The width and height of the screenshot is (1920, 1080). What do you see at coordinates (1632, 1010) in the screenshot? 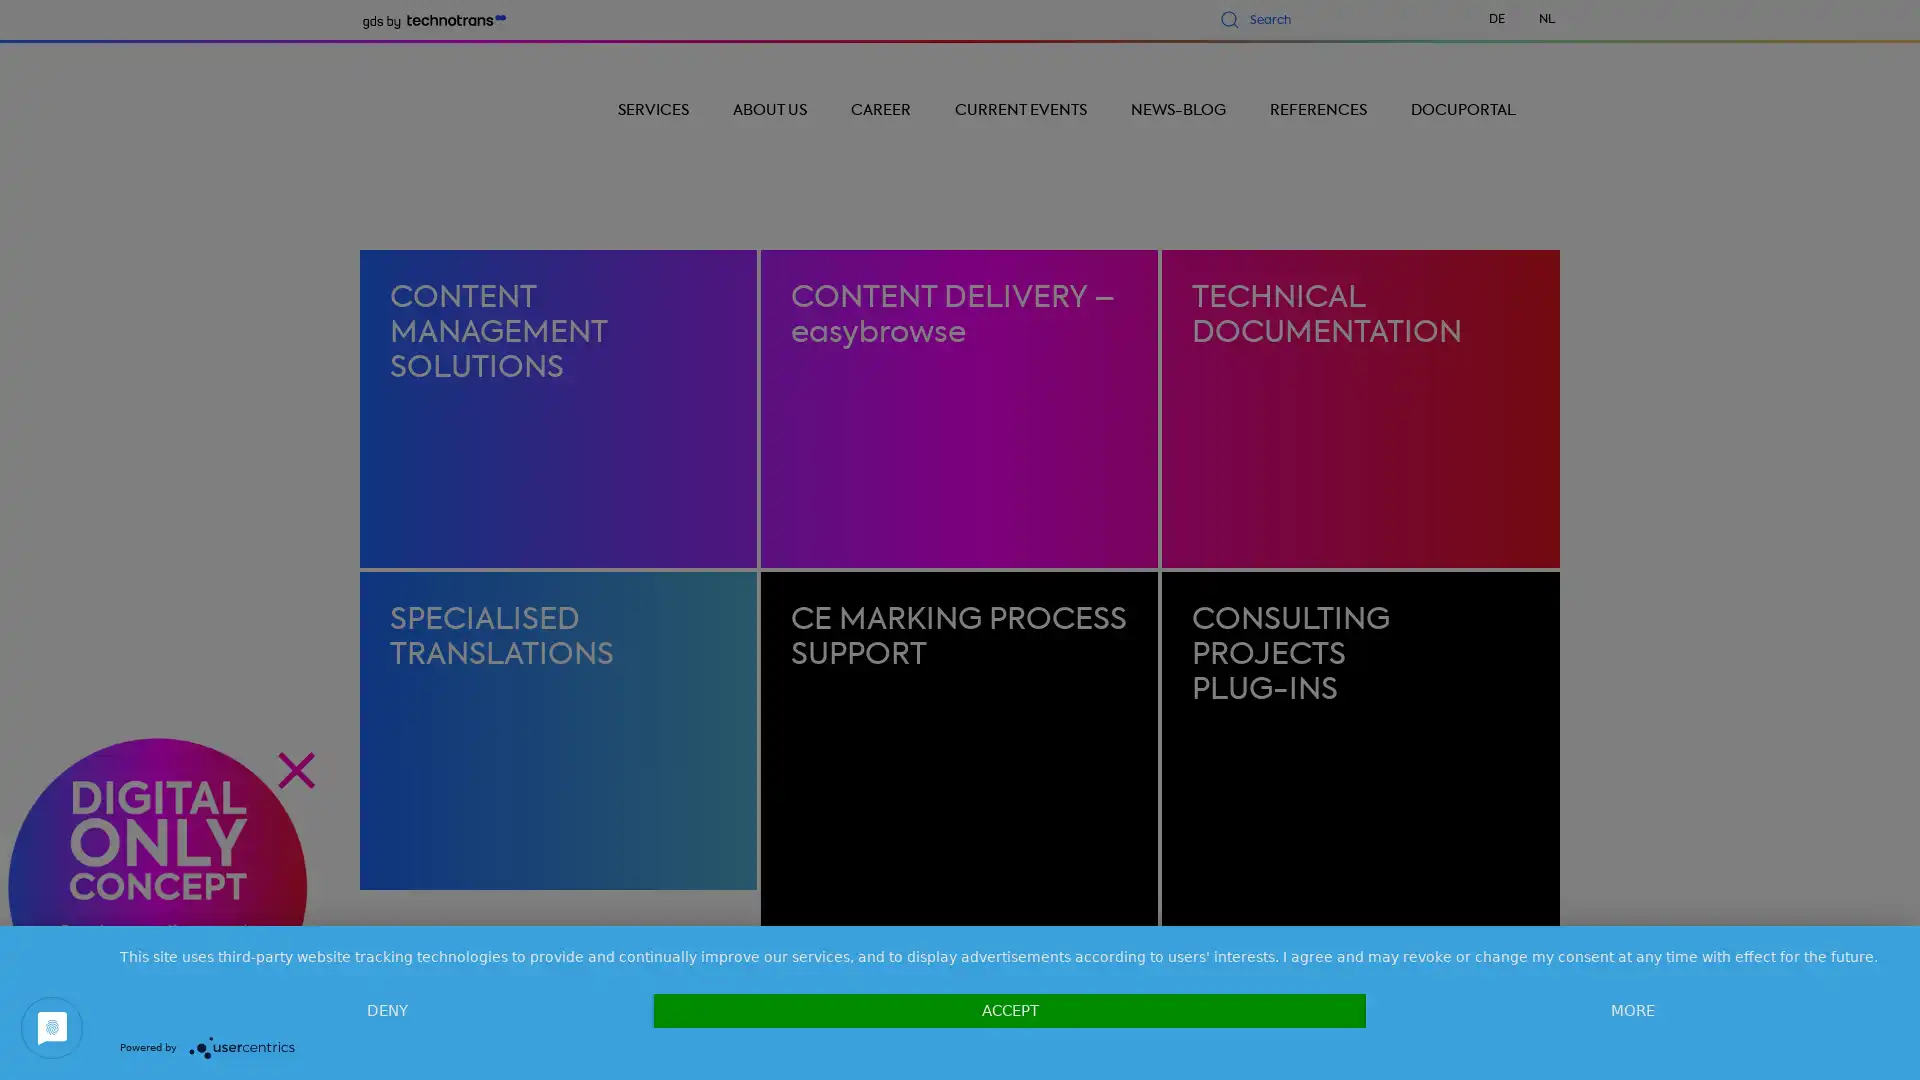
I see `MORE` at bounding box center [1632, 1010].